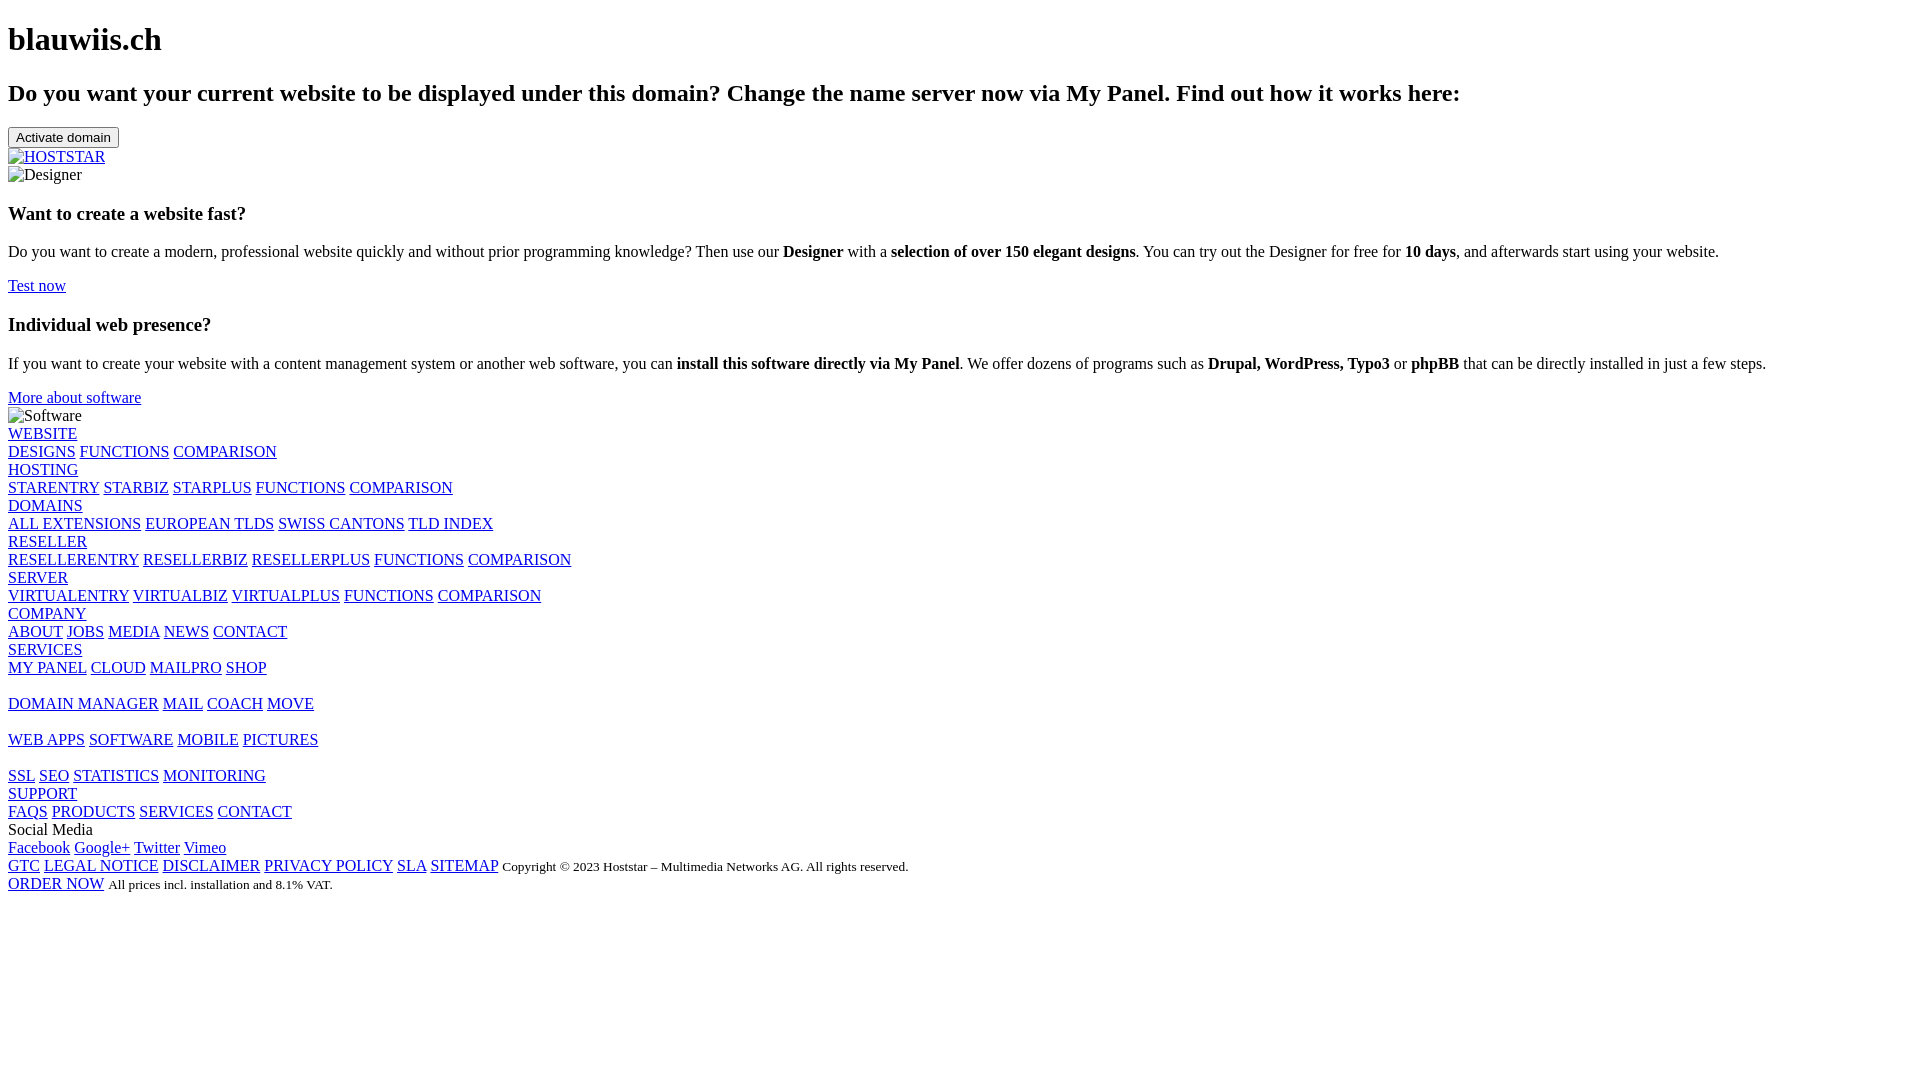 The height and width of the screenshot is (1080, 1920). What do you see at coordinates (63, 135) in the screenshot?
I see `'Activate domain'` at bounding box center [63, 135].